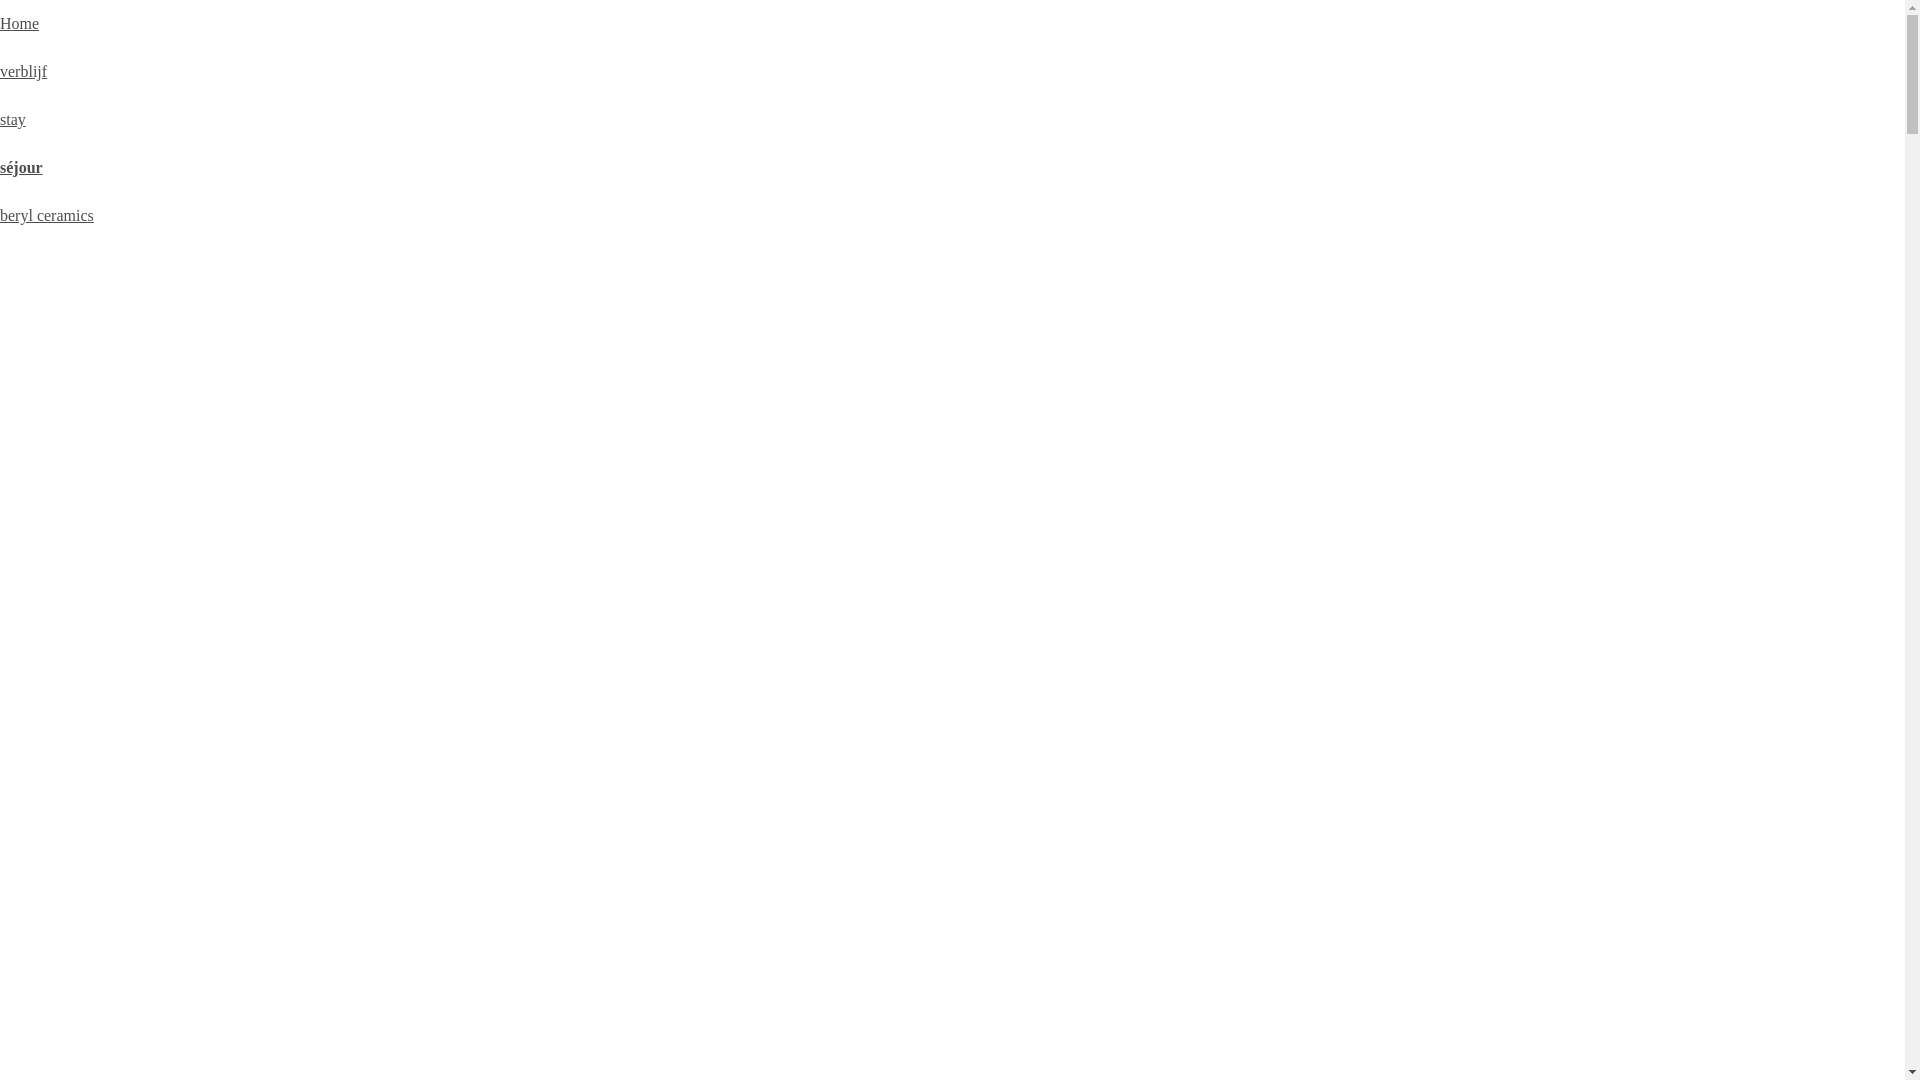 The height and width of the screenshot is (1080, 1920). Describe the element at coordinates (47, 215) in the screenshot. I see `'beryl ceramics'` at that location.